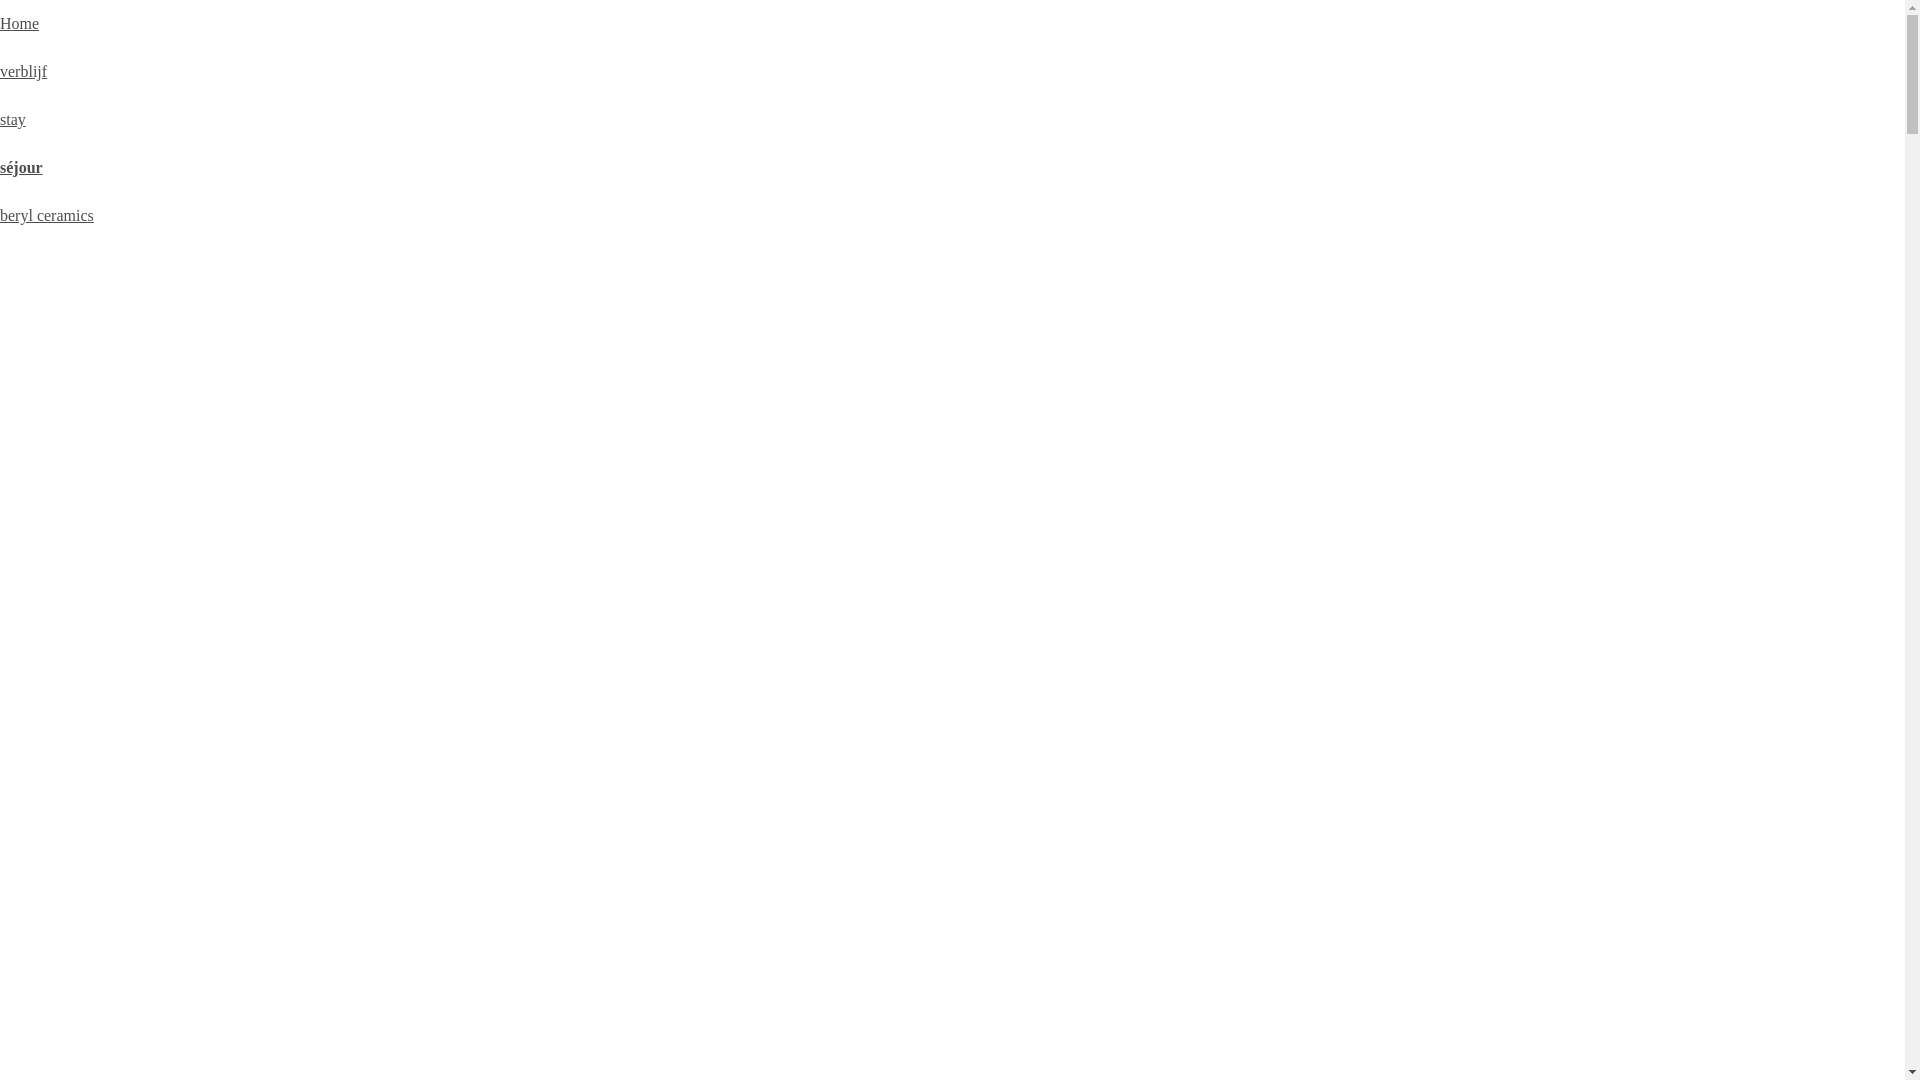 The height and width of the screenshot is (1080, 1920). Describe the element at coordinates (47, 215) in the screenshot. I see `'beryl ceramics'` at that location.